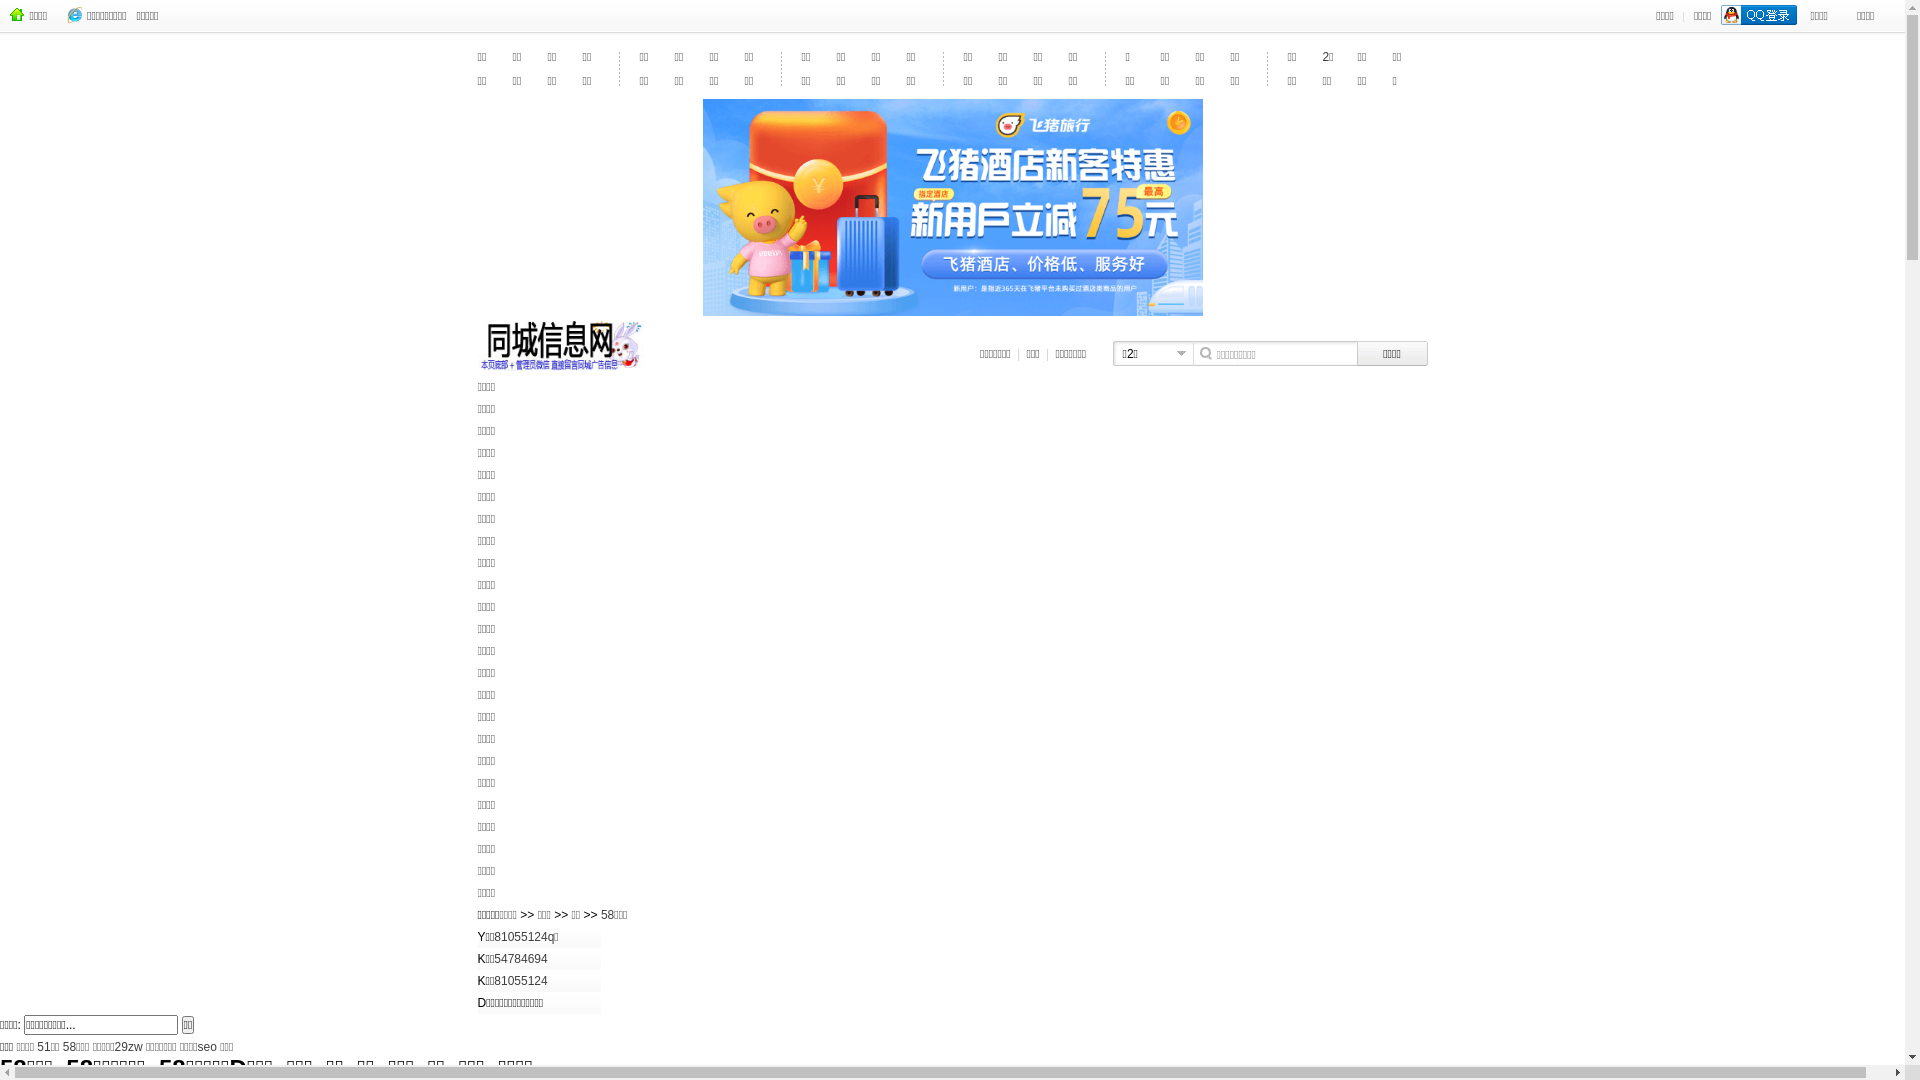  Describe the element at coordinates (520, 979) in the screenshot. I see `'81055124'` at that location.